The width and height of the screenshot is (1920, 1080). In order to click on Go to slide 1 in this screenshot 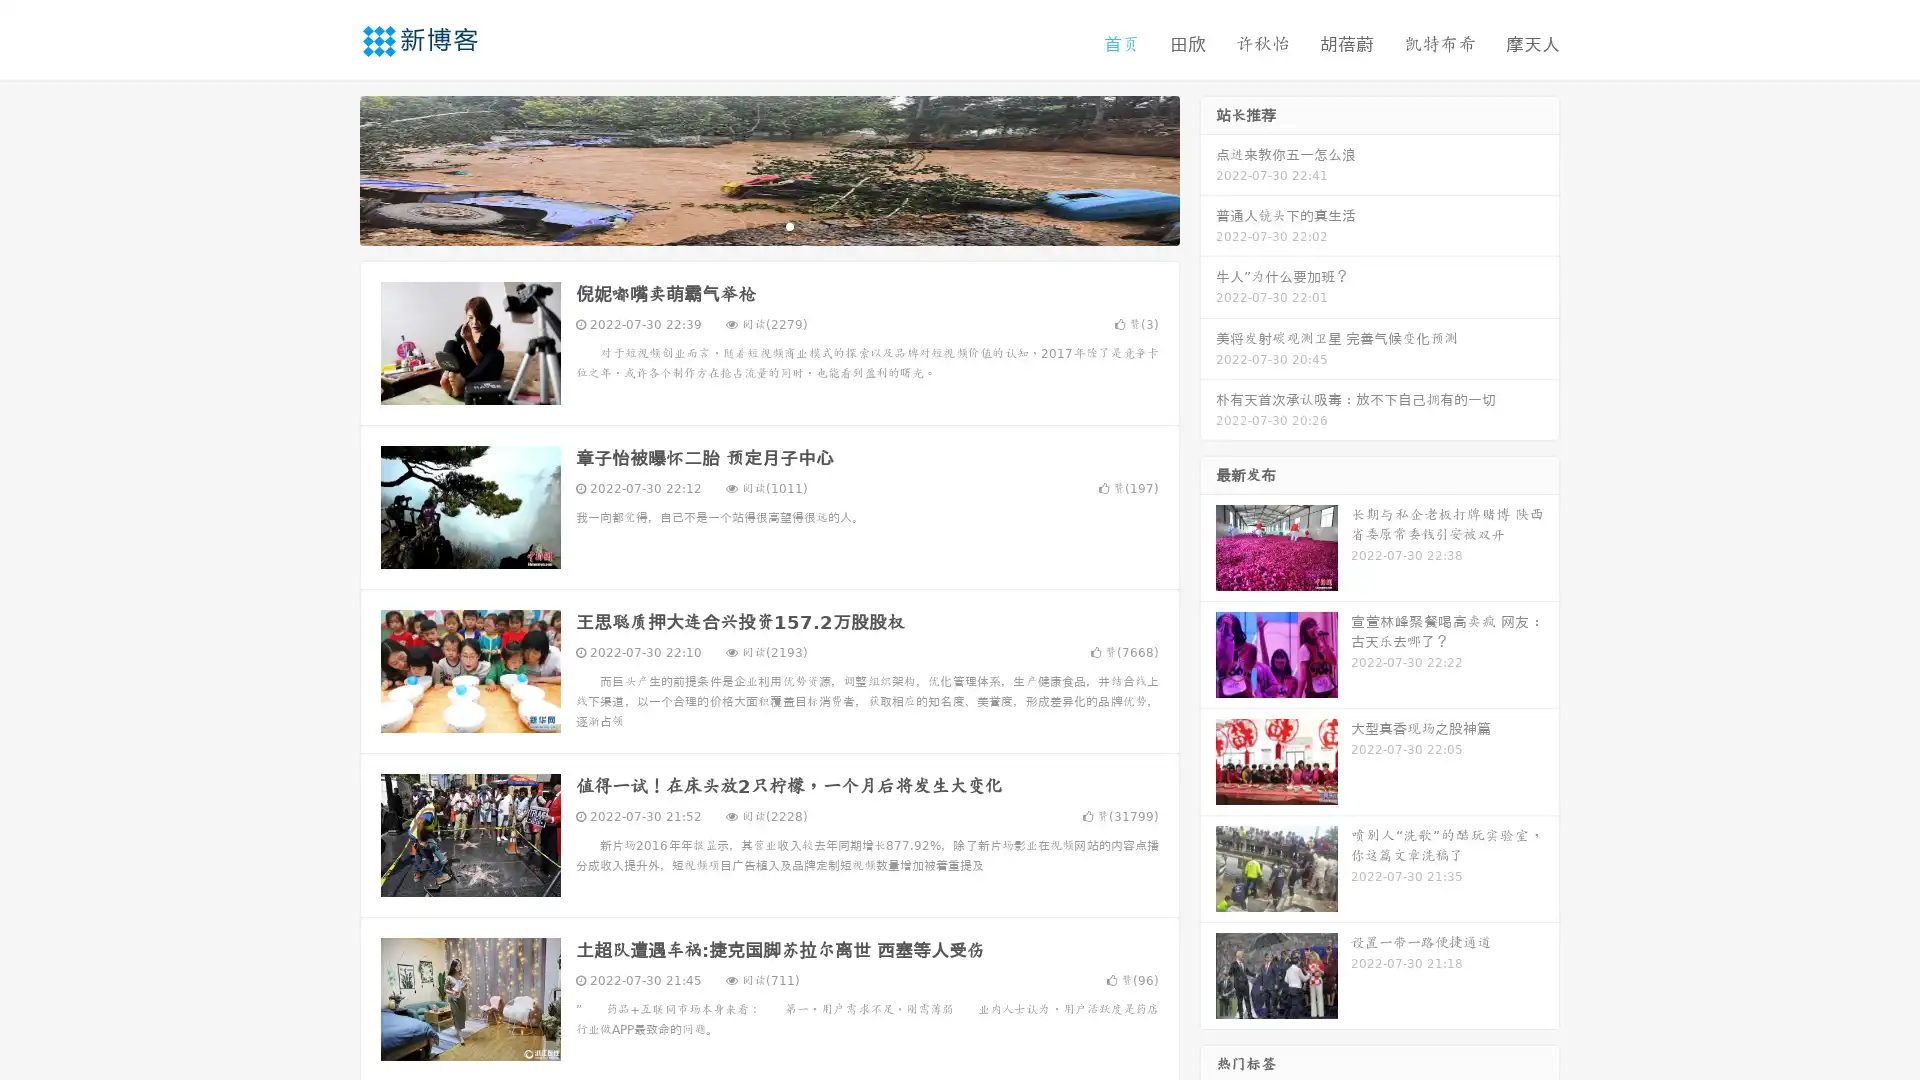, I will do `click(748, 225)`.